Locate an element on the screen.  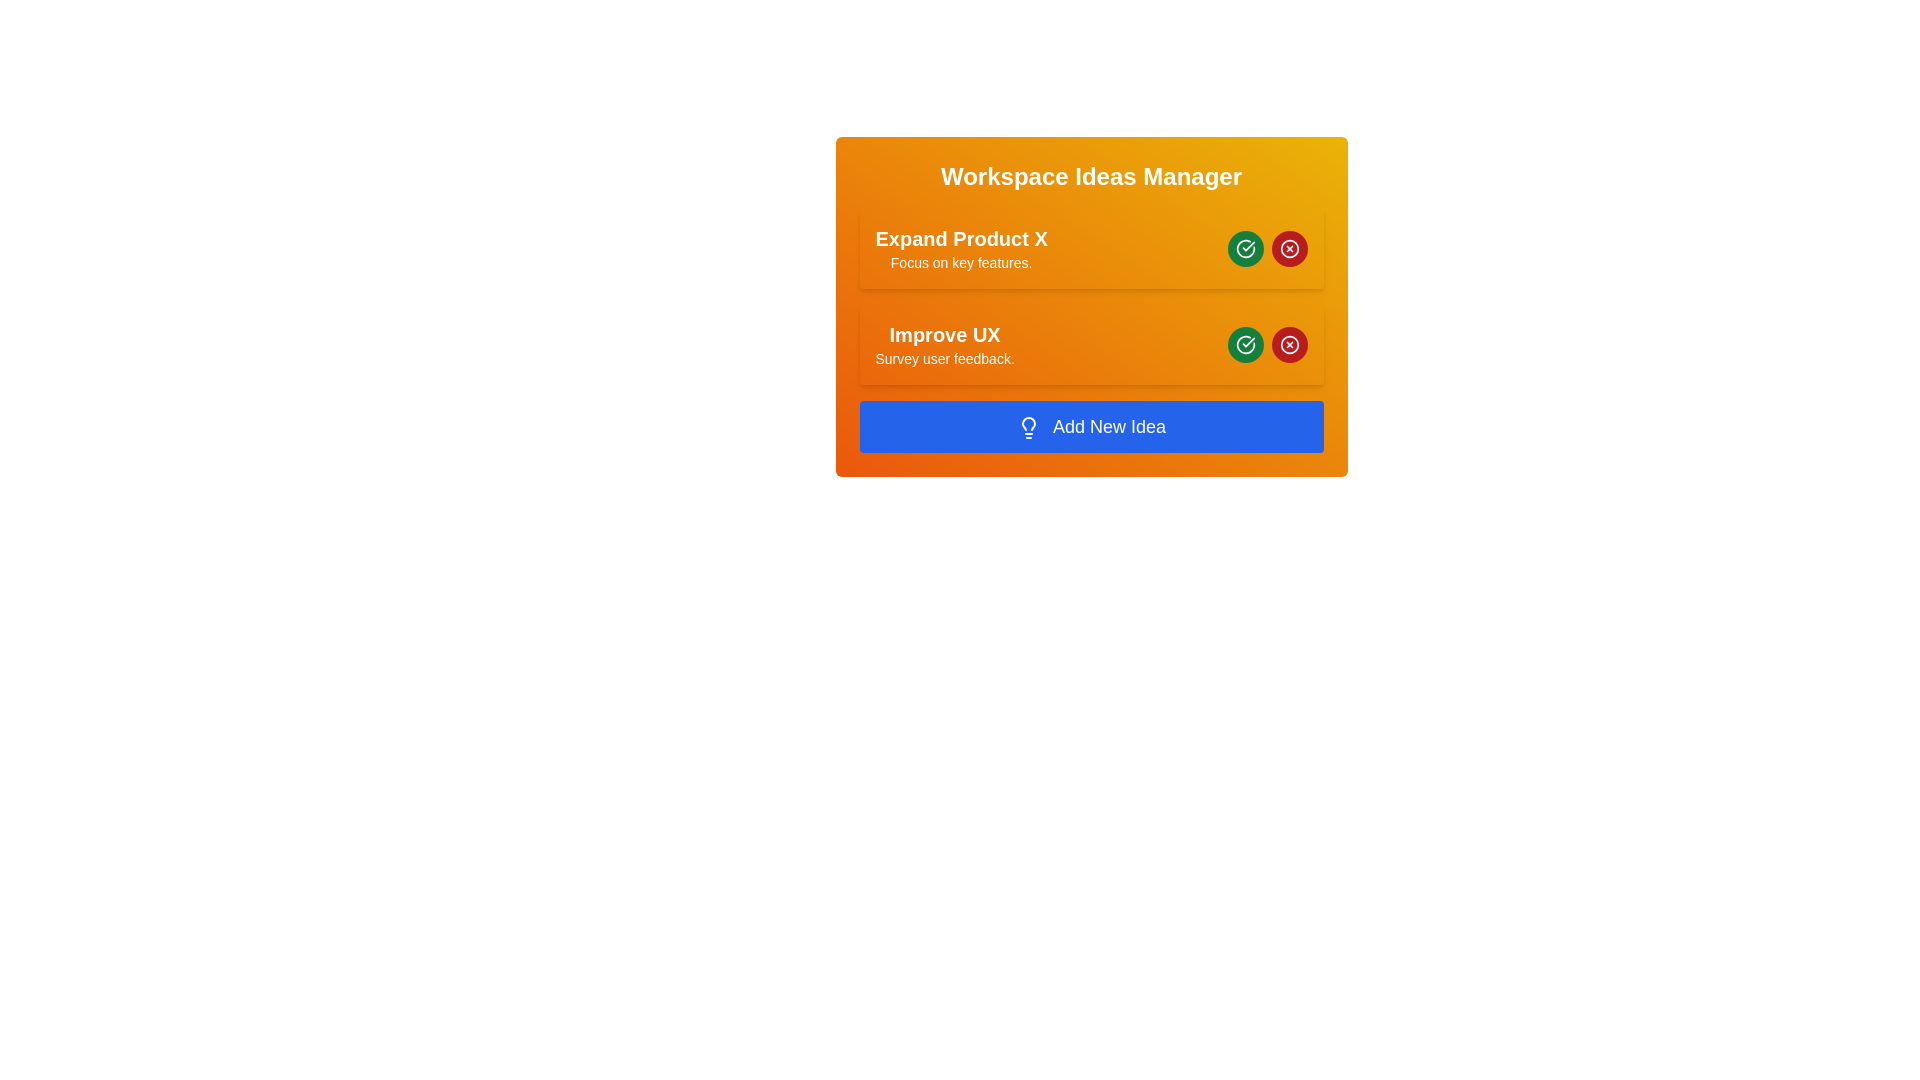
the circular green button with a white checkmark is located at coordinates (1244, 248).